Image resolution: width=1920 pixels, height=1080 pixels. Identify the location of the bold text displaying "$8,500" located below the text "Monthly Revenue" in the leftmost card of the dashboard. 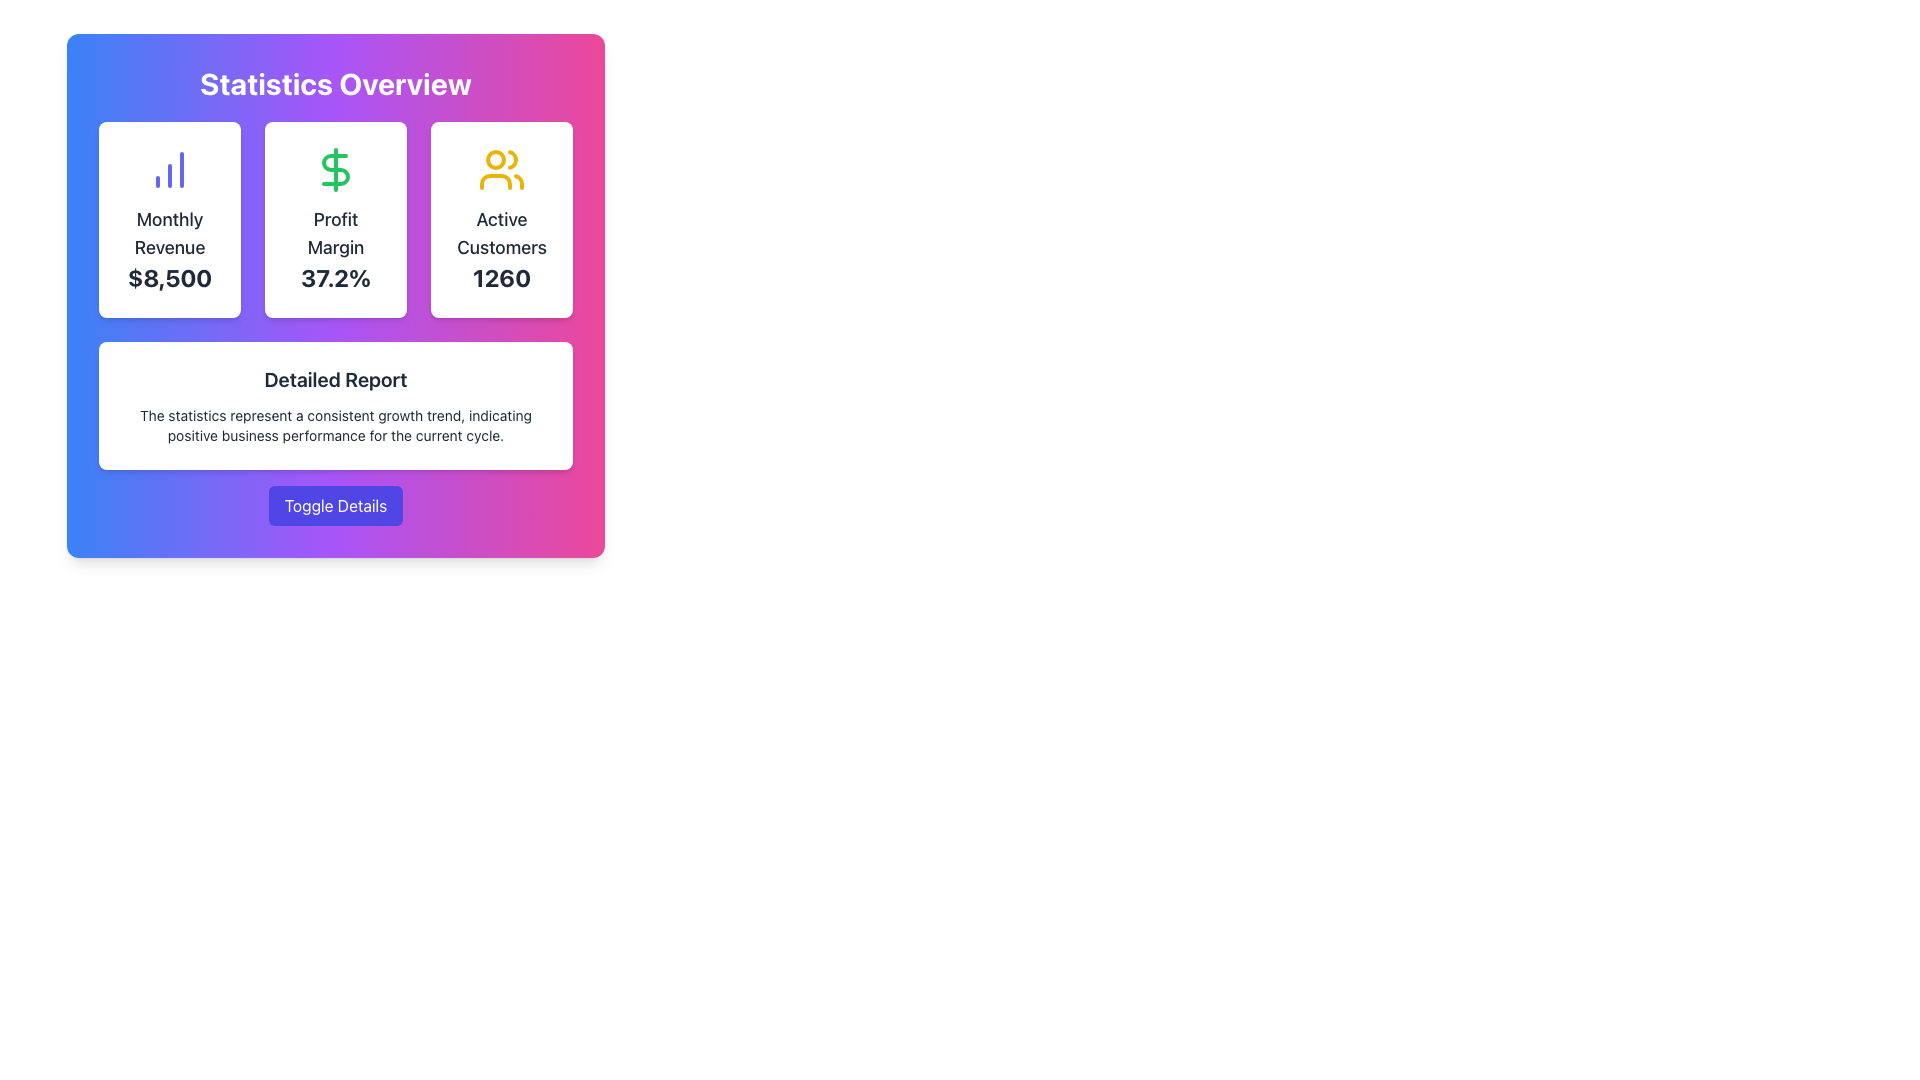
(169, 277).